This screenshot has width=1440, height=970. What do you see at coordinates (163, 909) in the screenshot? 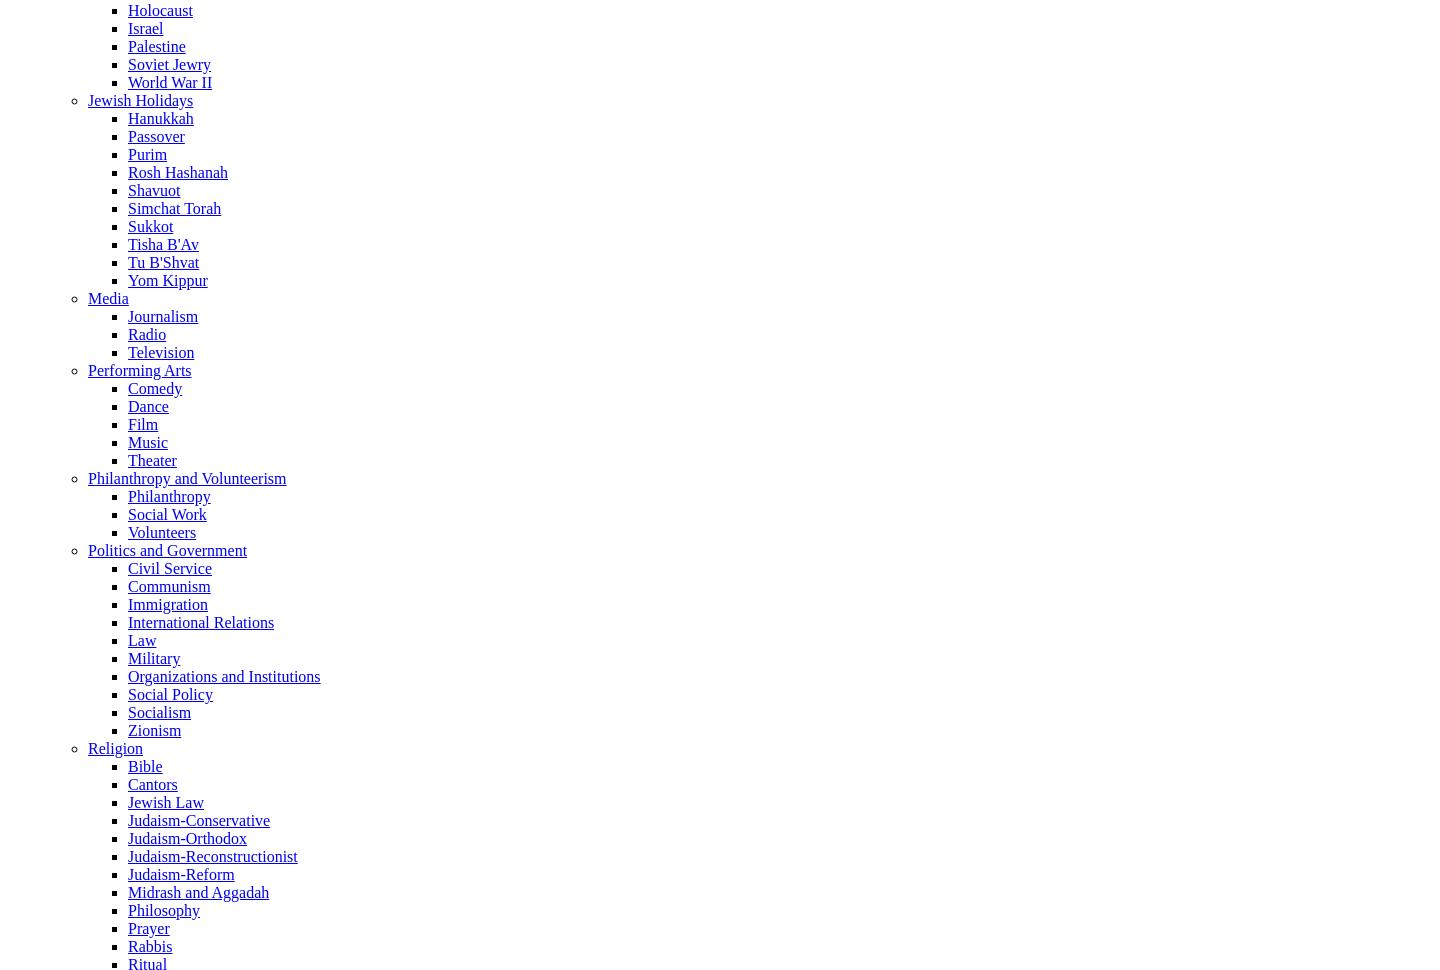
I see `'Philosophy'` at bounding box center [163, 909].